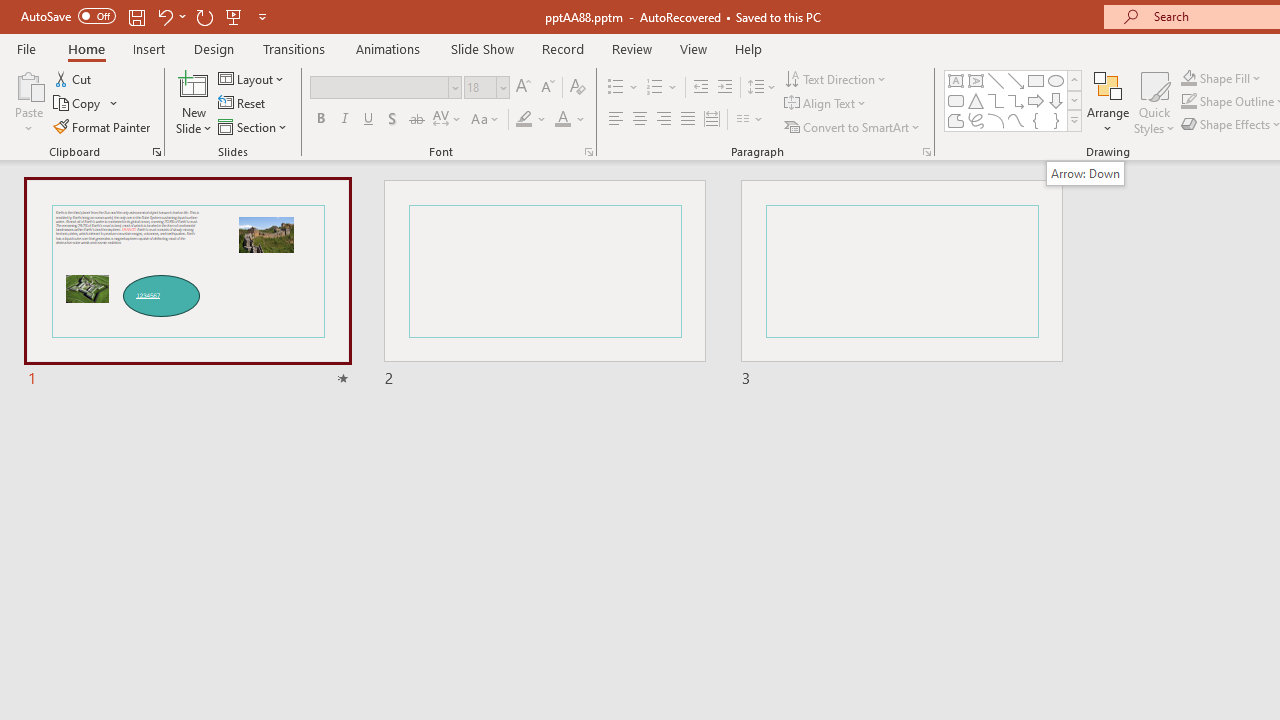 Image resolution: width=1280 pixels, height=720 pixels. I want to click on 'Layout', so click(251, 78).